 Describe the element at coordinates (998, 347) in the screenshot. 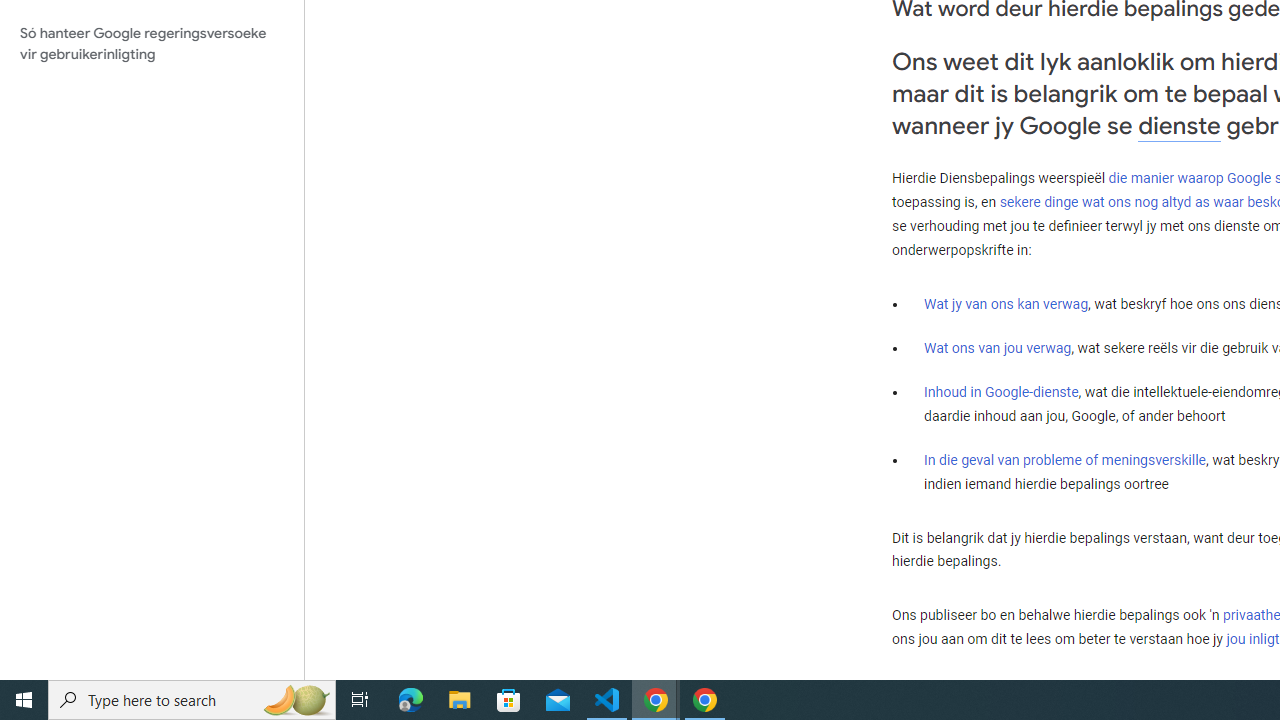

I see `'Wat ons van jou verwag'` at that location.